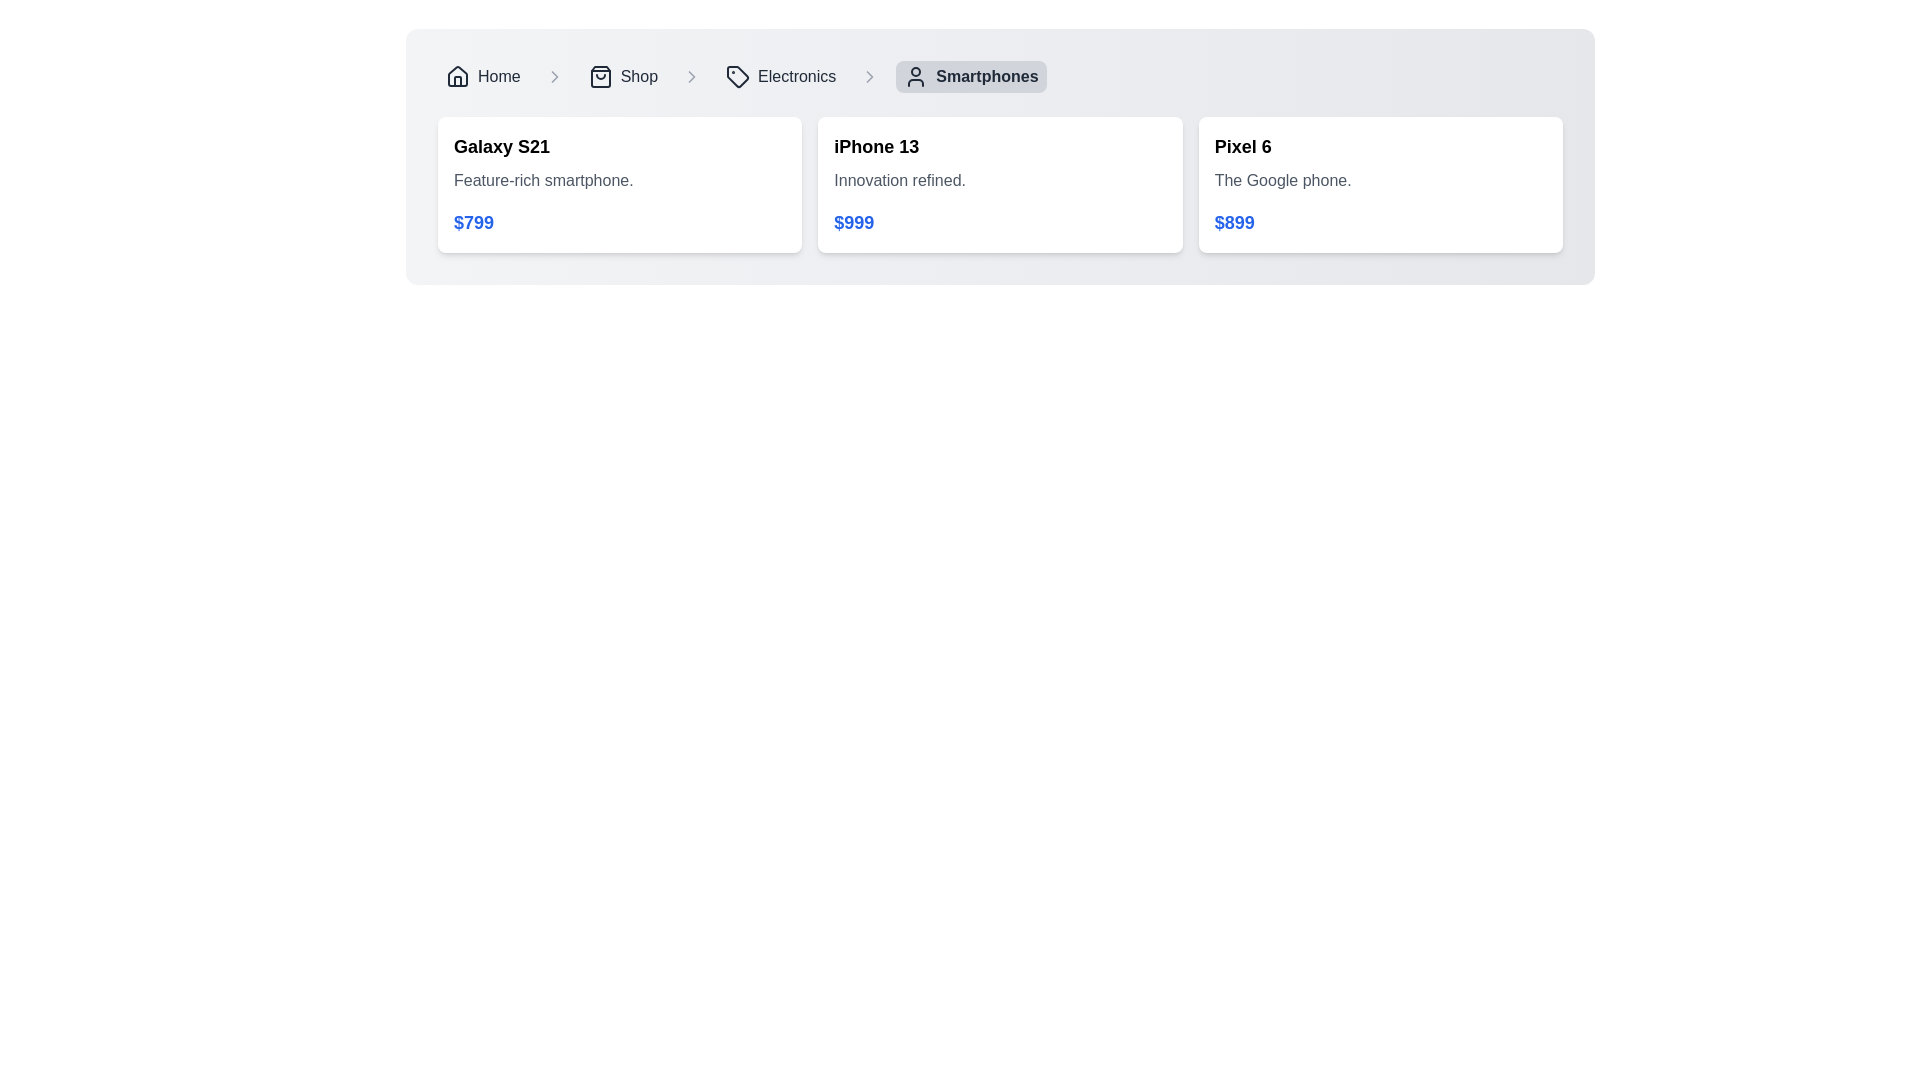  I want to click on the 'Shop' text label in the breadcrumb navigation, so click(638, 76).